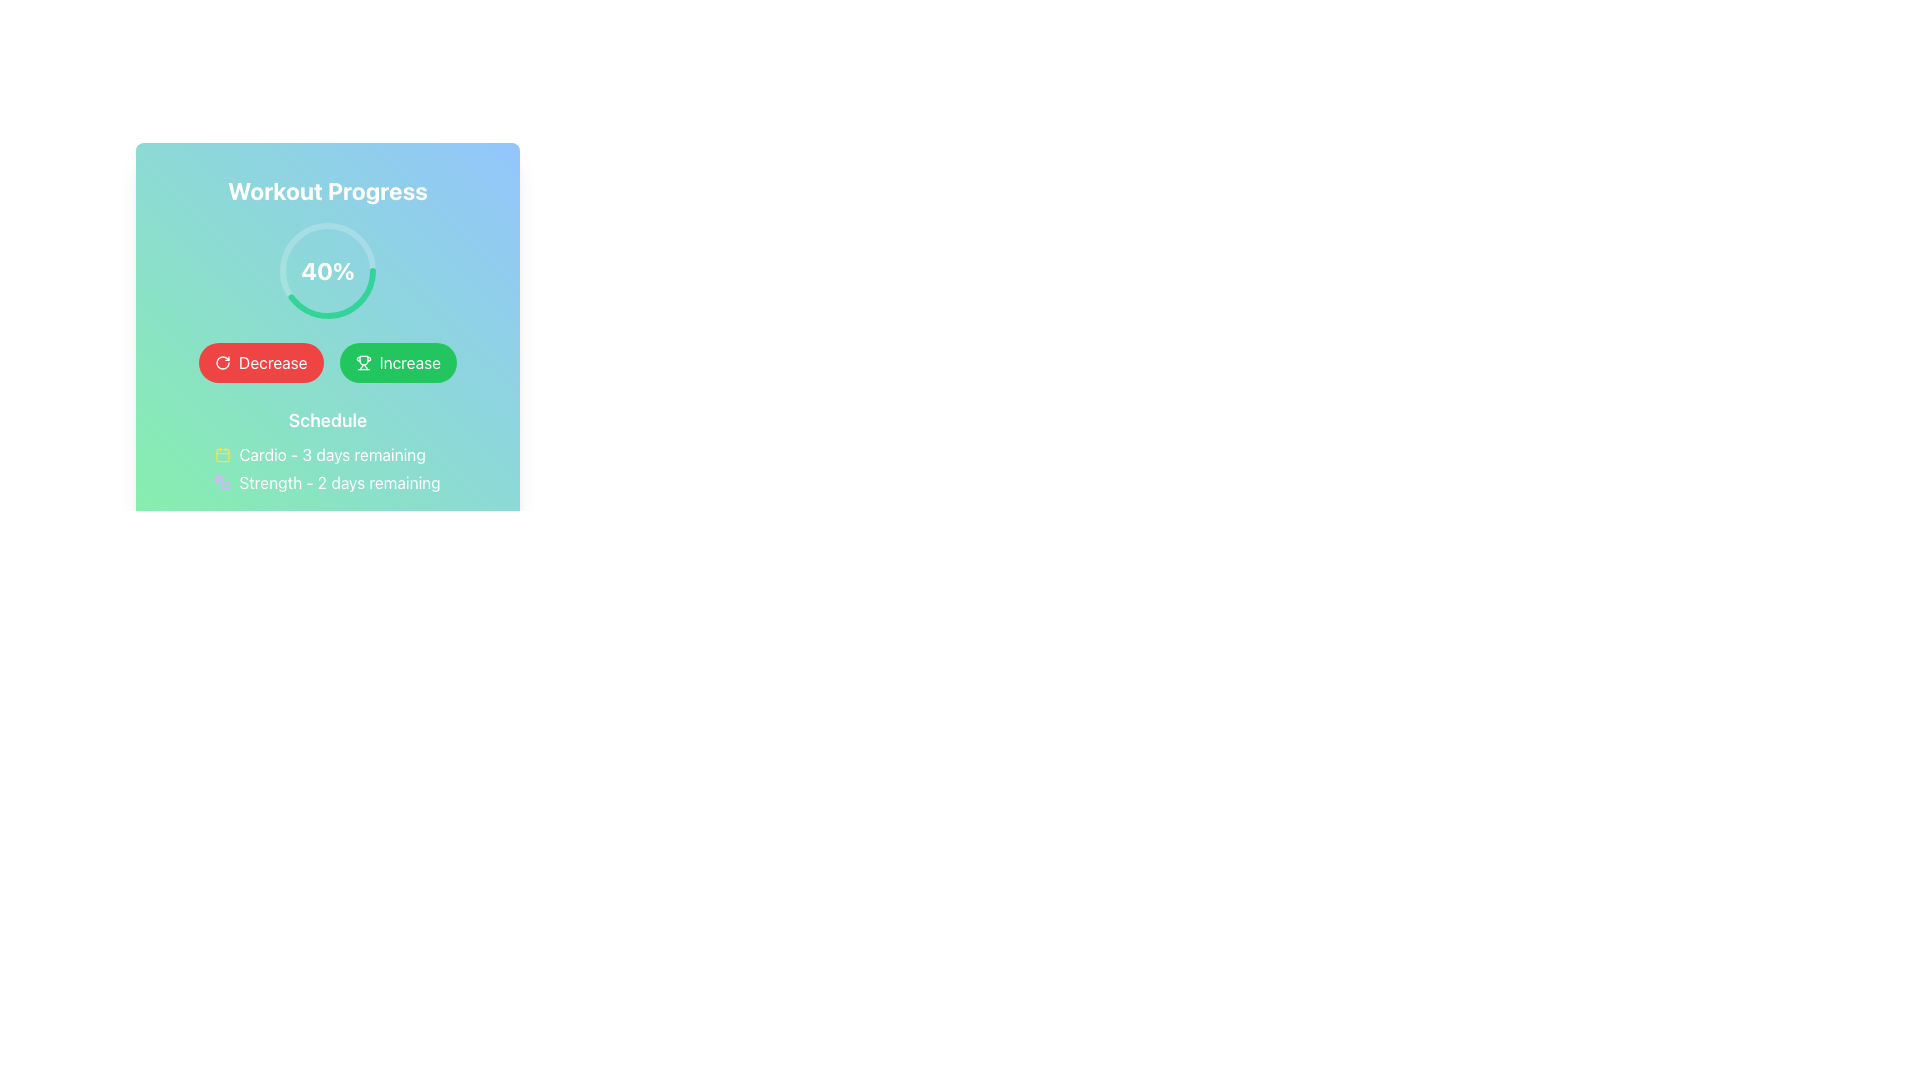 The width and height of the screenshot is (1920, 1080). What do you see at coordinates (363, 362) in the screenshot?
I see `the trophy icon, which is centrally located within the green 'Increase' button, distinguished by its green background and white trophy silhouette` at bounding box center [363, 362].